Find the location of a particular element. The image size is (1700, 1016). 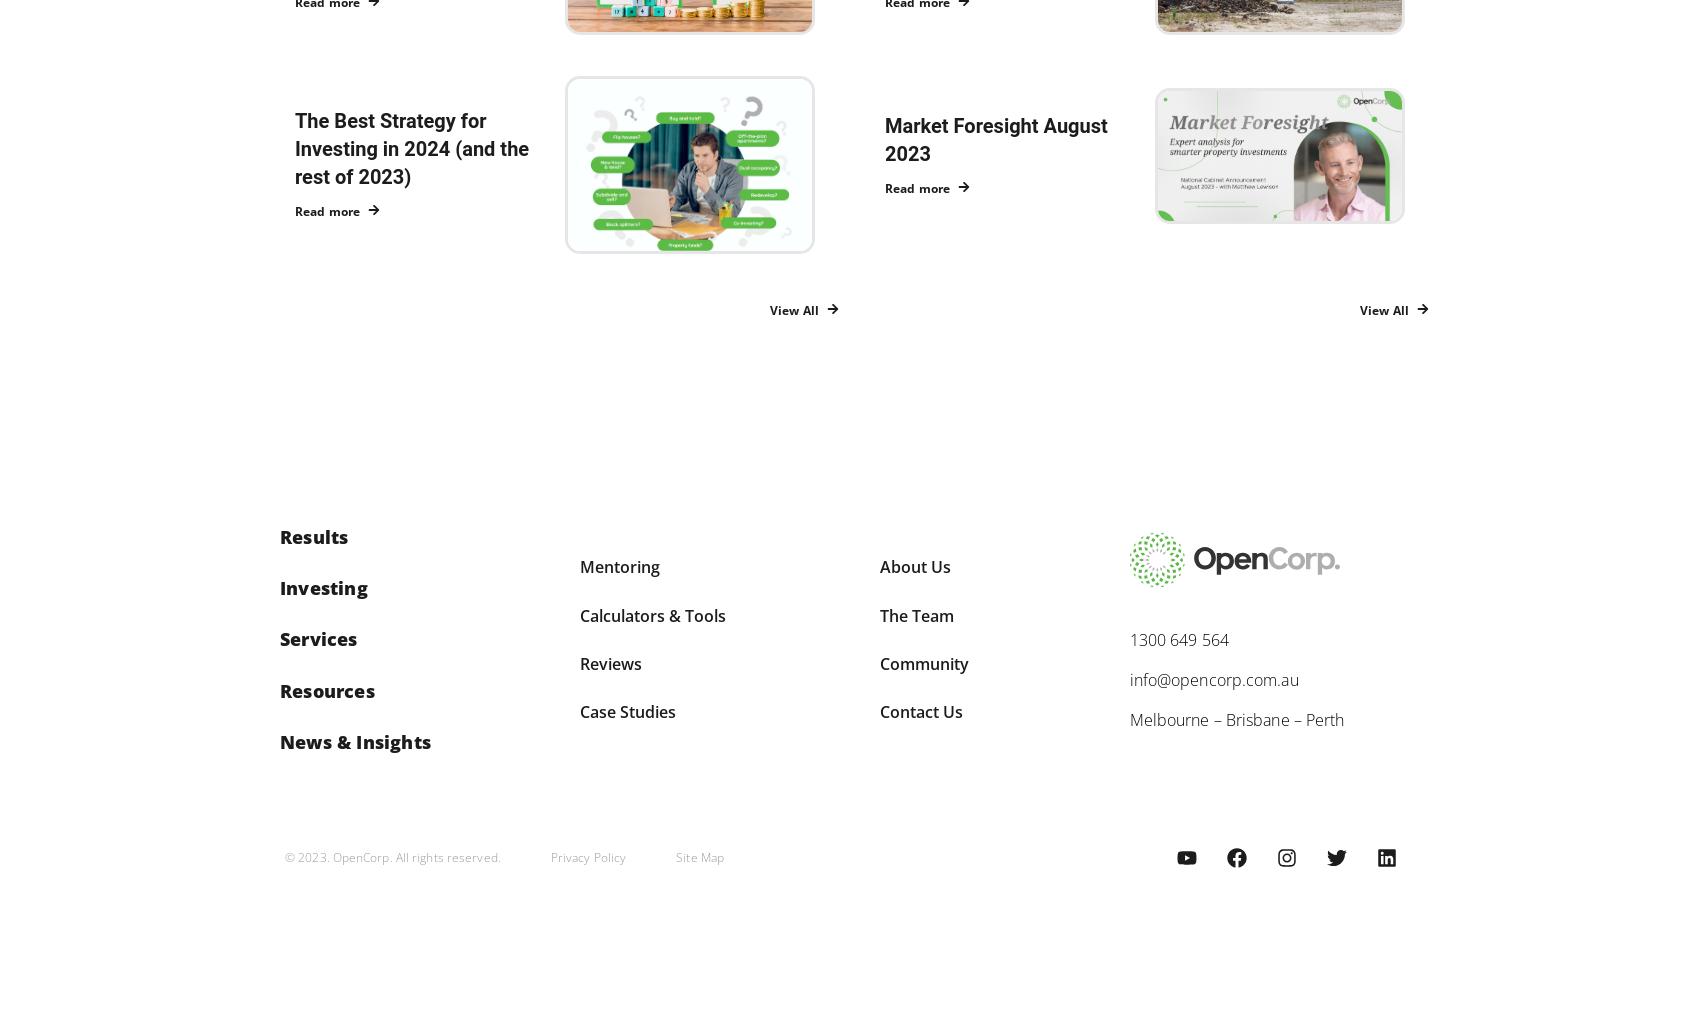

'Reviews' is located at coordinates (609, 662).